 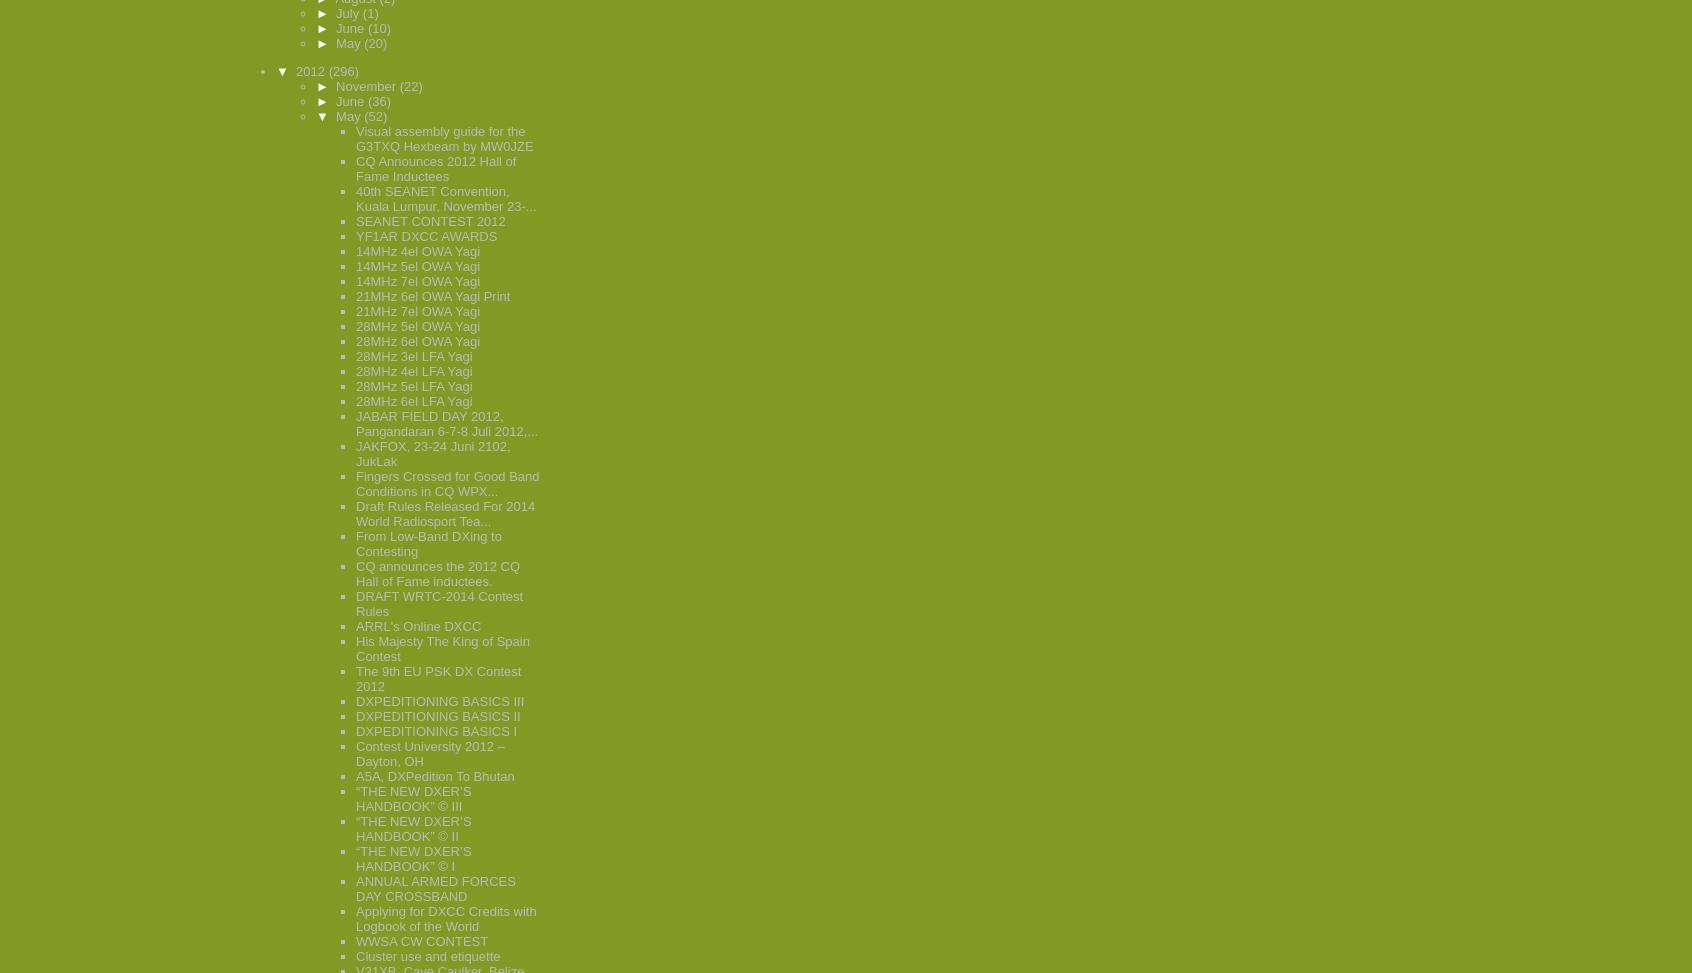 What do you see at coordinates (413, 827) in the screenshot?
I see `'“THE NEW DXER’S HANDBOOK” © II'` at bounding box center [413, 827].